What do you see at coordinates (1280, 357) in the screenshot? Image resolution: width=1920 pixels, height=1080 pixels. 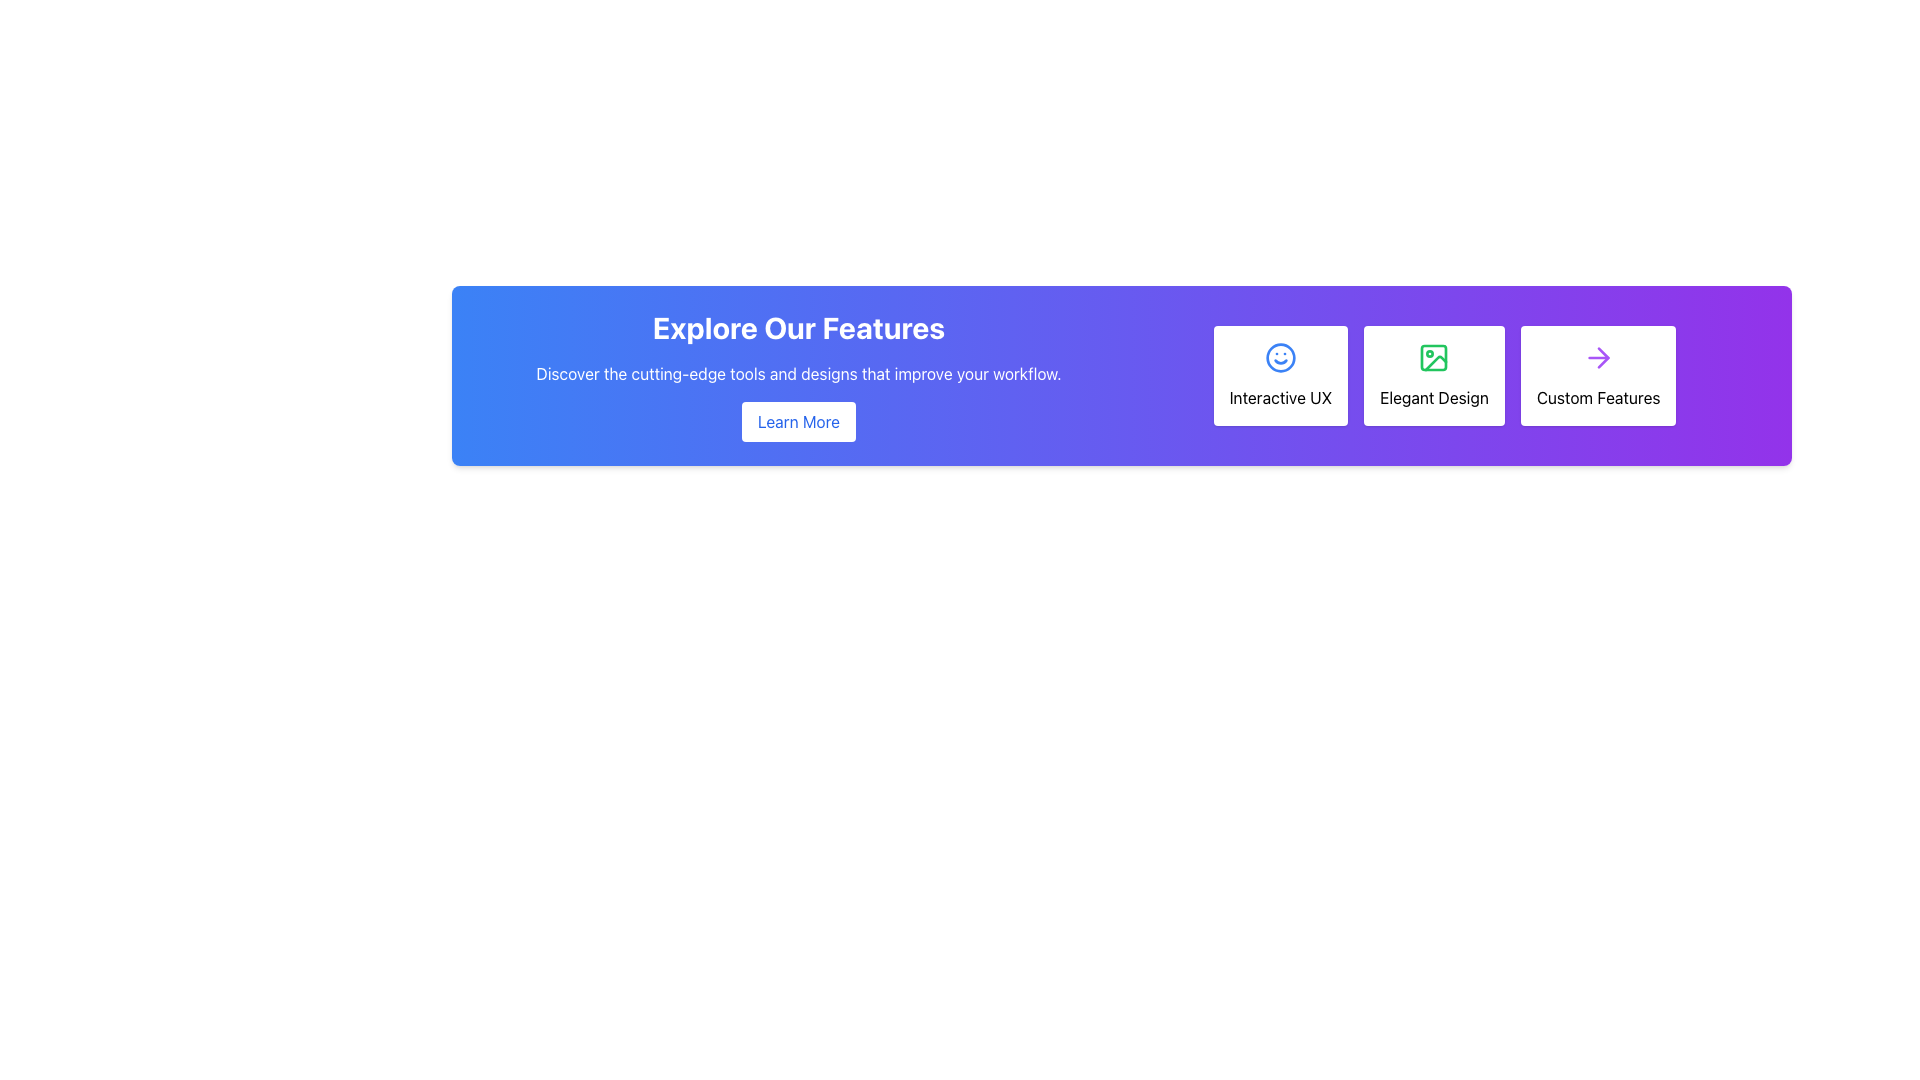 I see `the central circular part of the SVG icon depicting a smiley face, which is styled with a blue-colored outline and is part of the 'Interactive UX' icon` at bounding box center [1280, 357].